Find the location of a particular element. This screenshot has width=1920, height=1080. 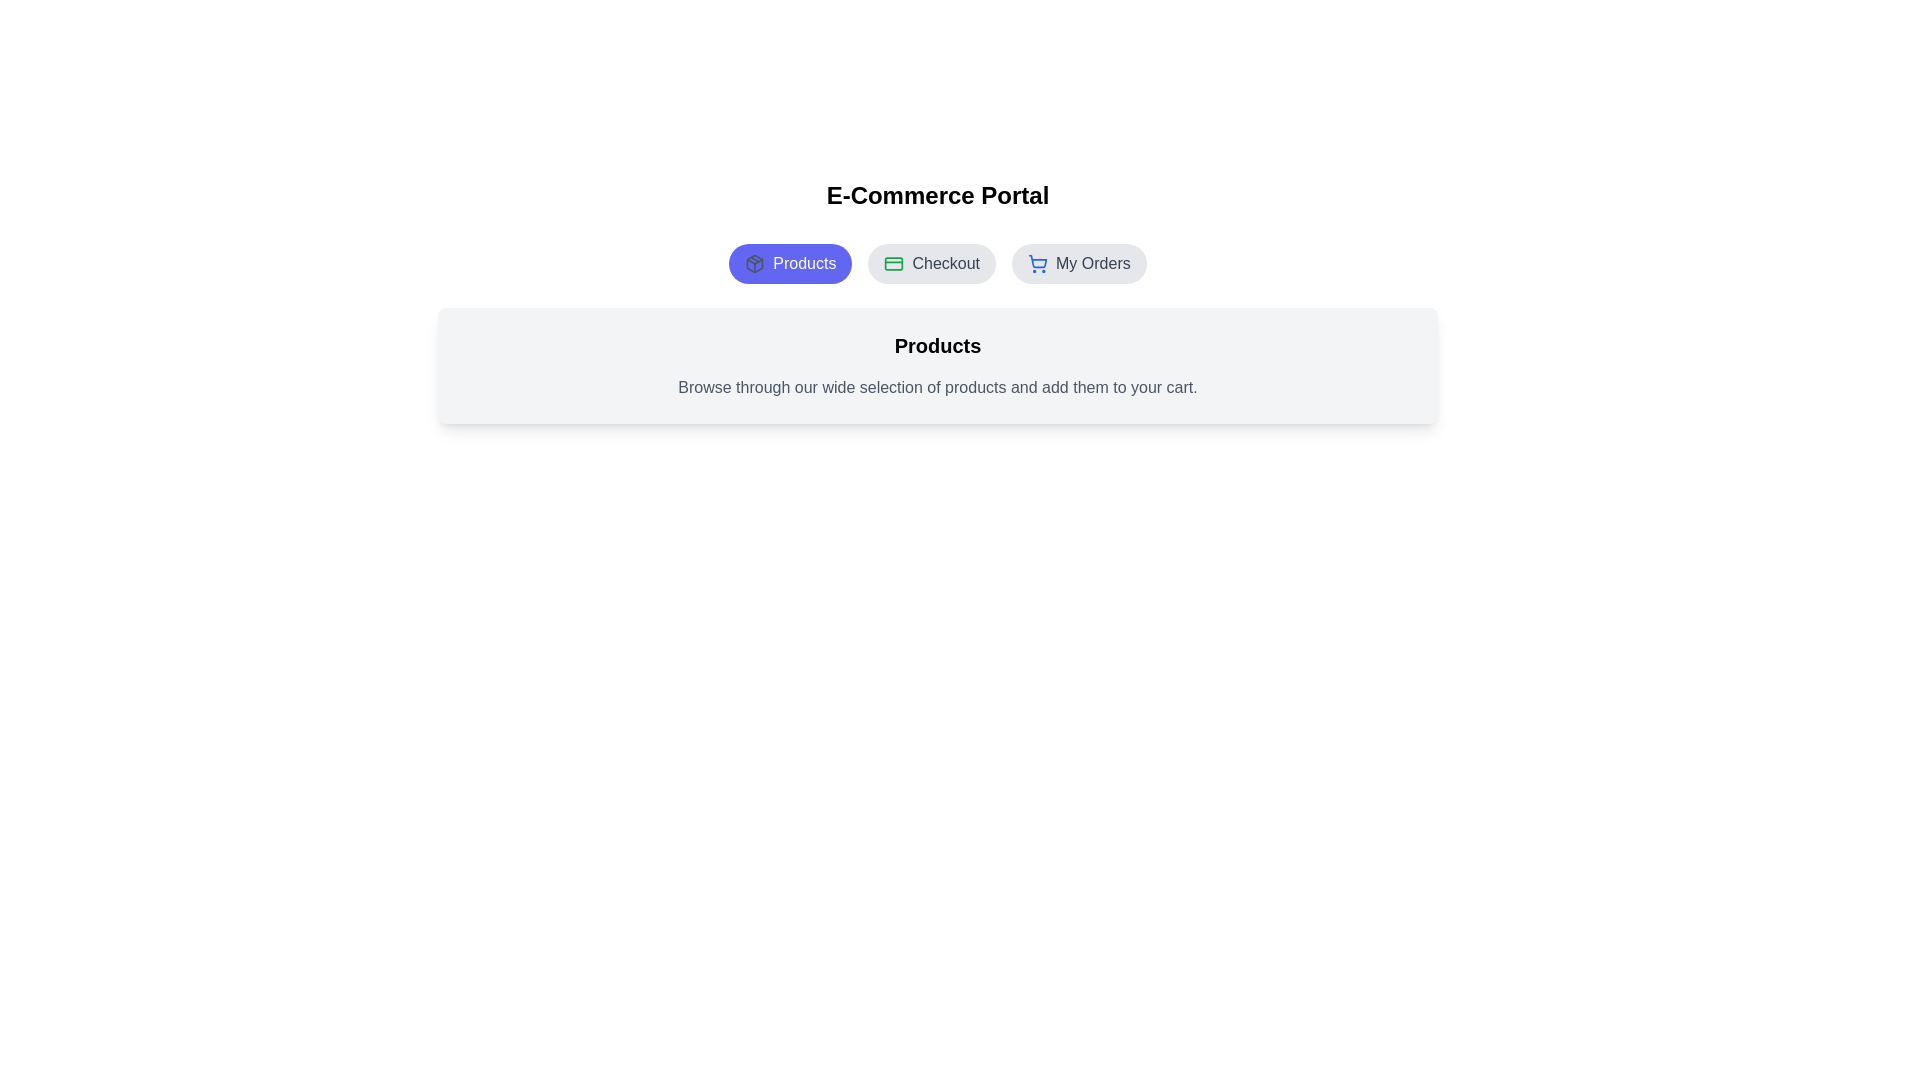

the Checkout tab to view its content is located at coordinates (930, 262).